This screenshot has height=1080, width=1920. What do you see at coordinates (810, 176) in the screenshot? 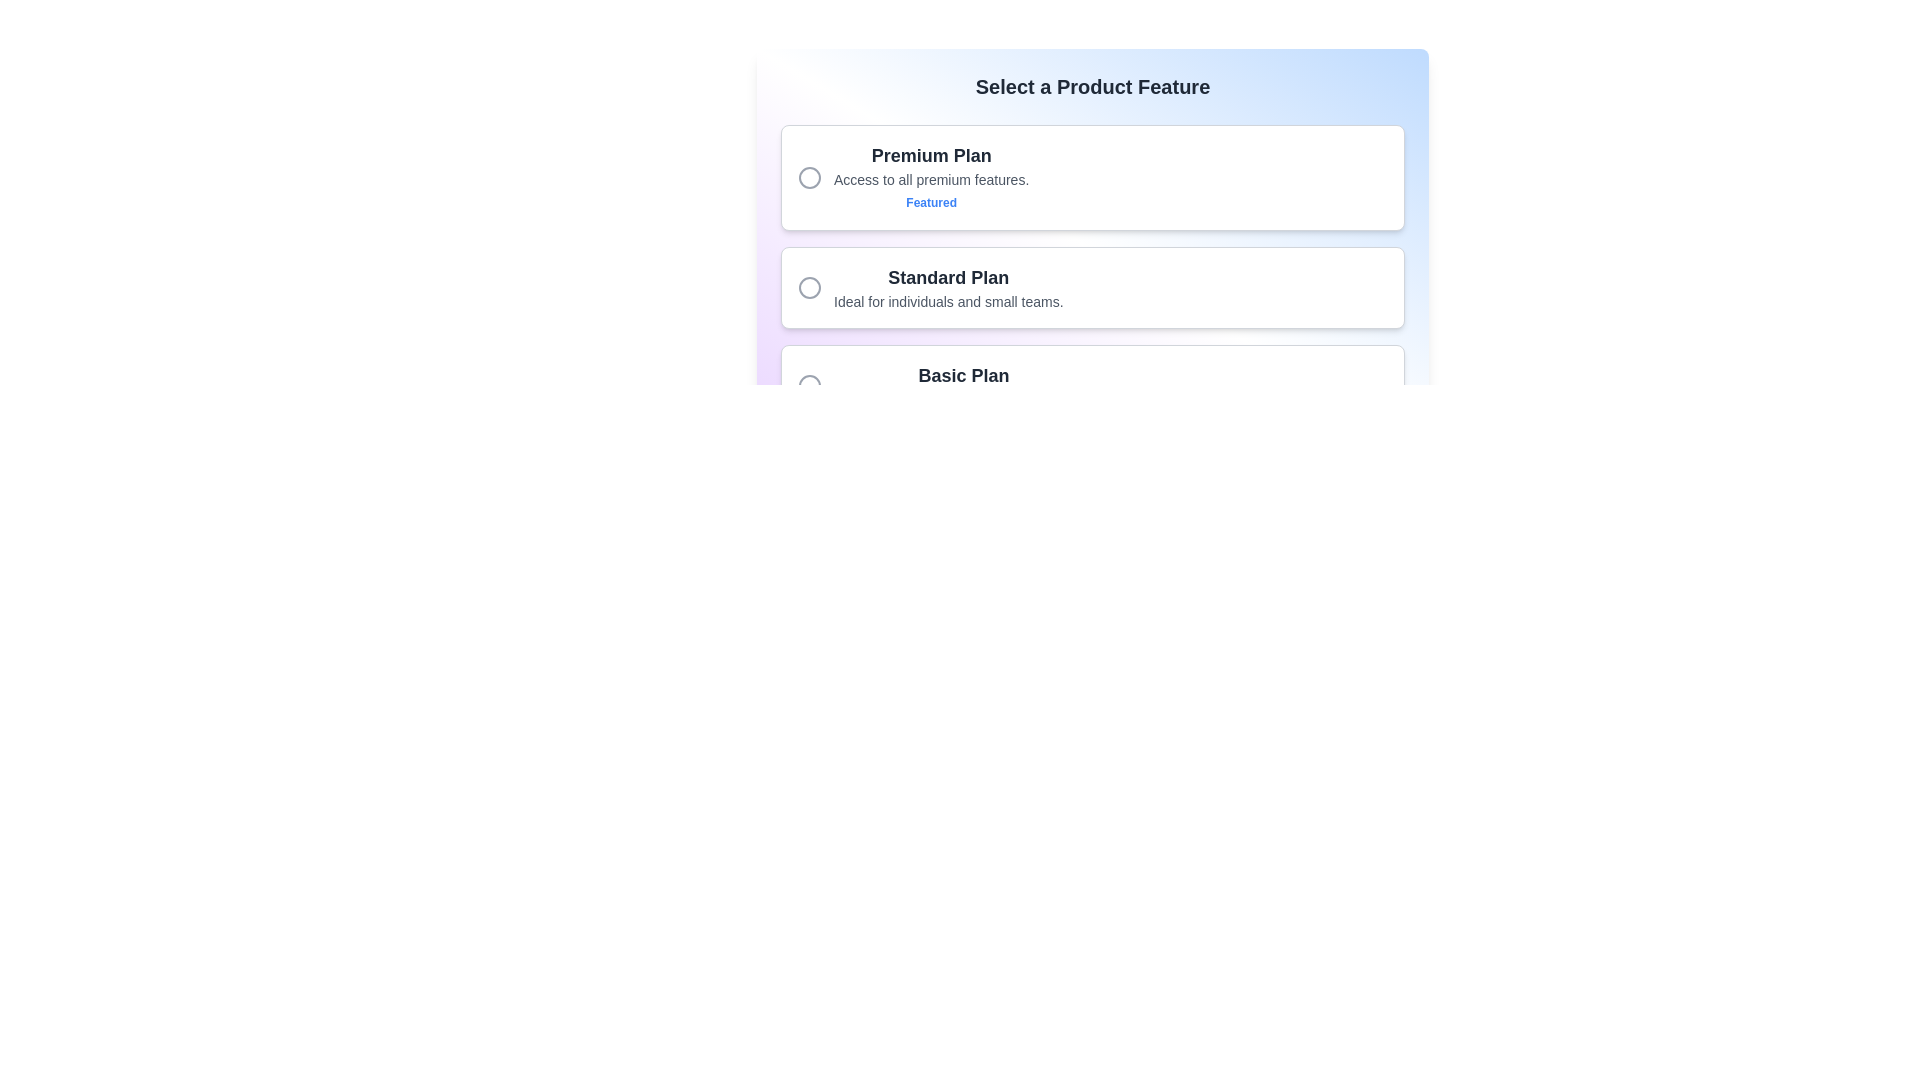
I see `the circular outline of the 'Premium Plan' radio button` at bounding box center [810, 176].